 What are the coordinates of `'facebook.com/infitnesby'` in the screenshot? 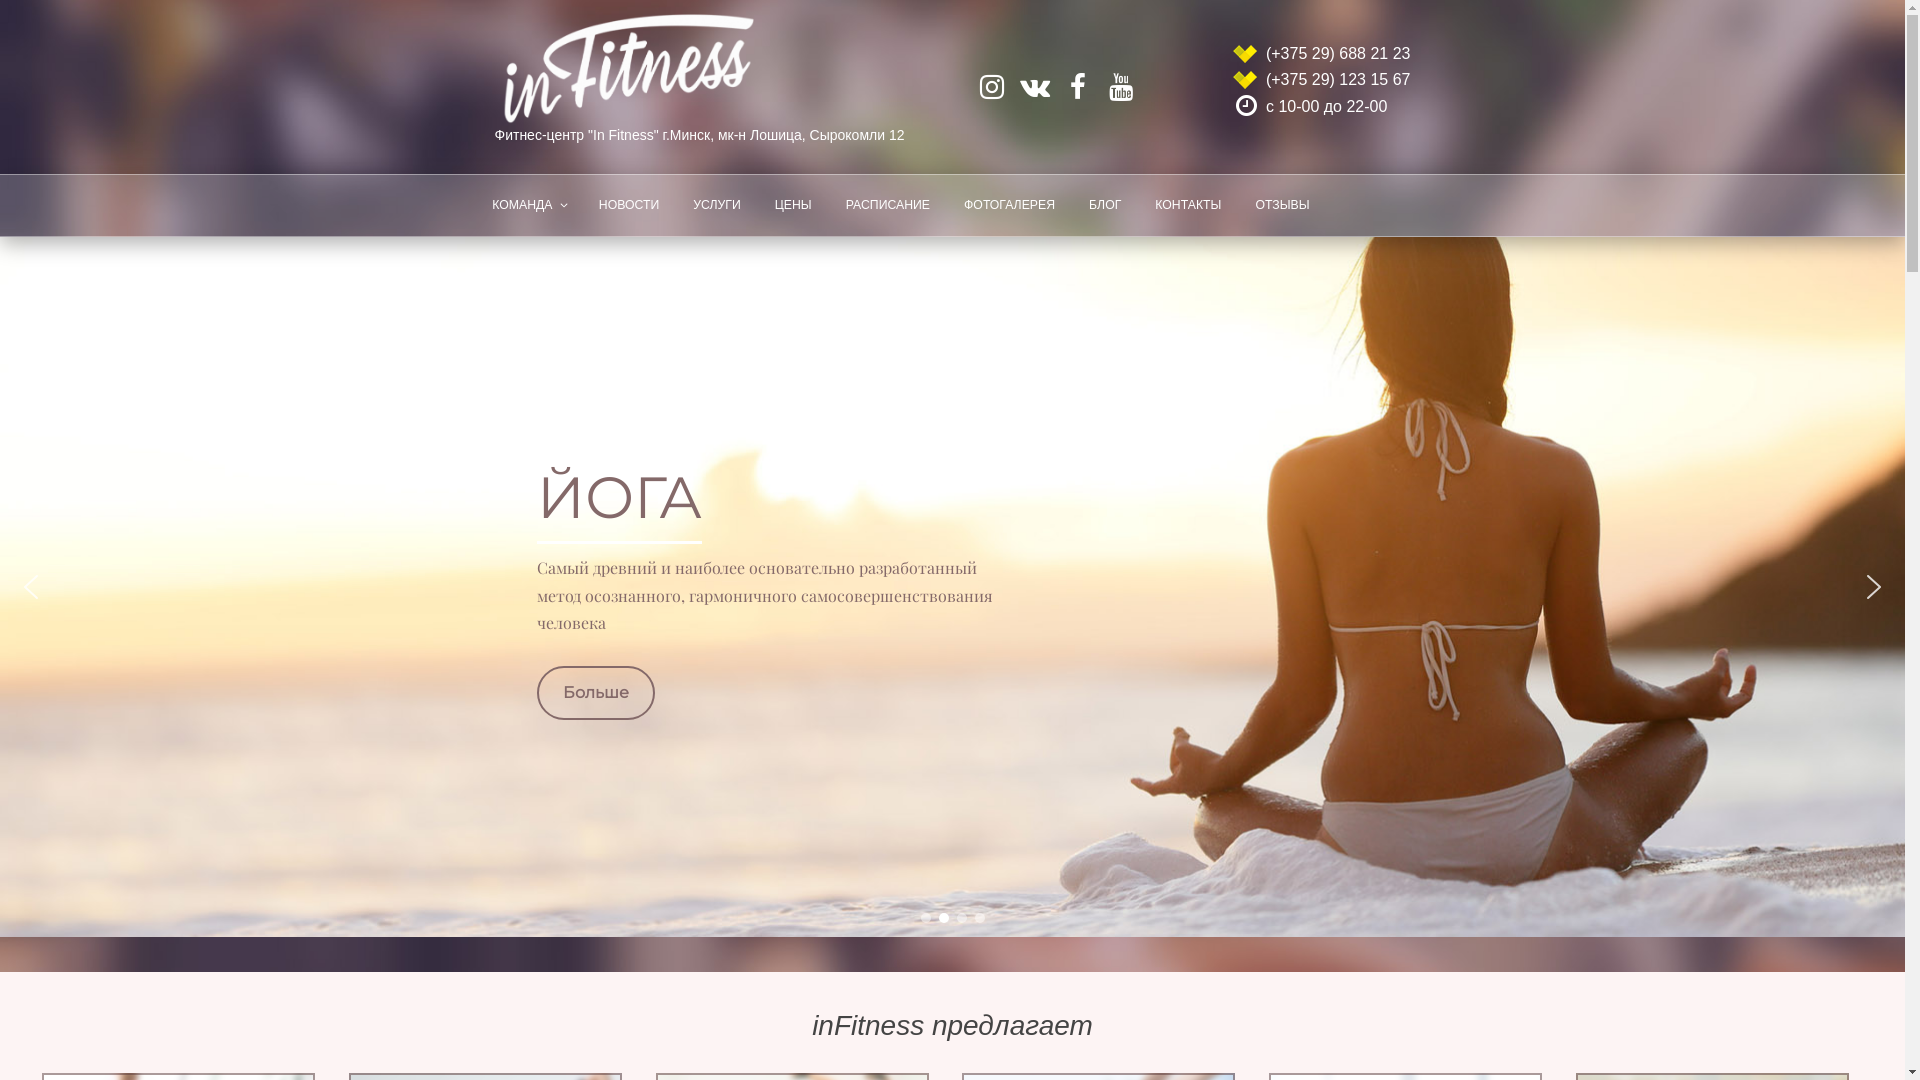 It's located at (1076, 86).